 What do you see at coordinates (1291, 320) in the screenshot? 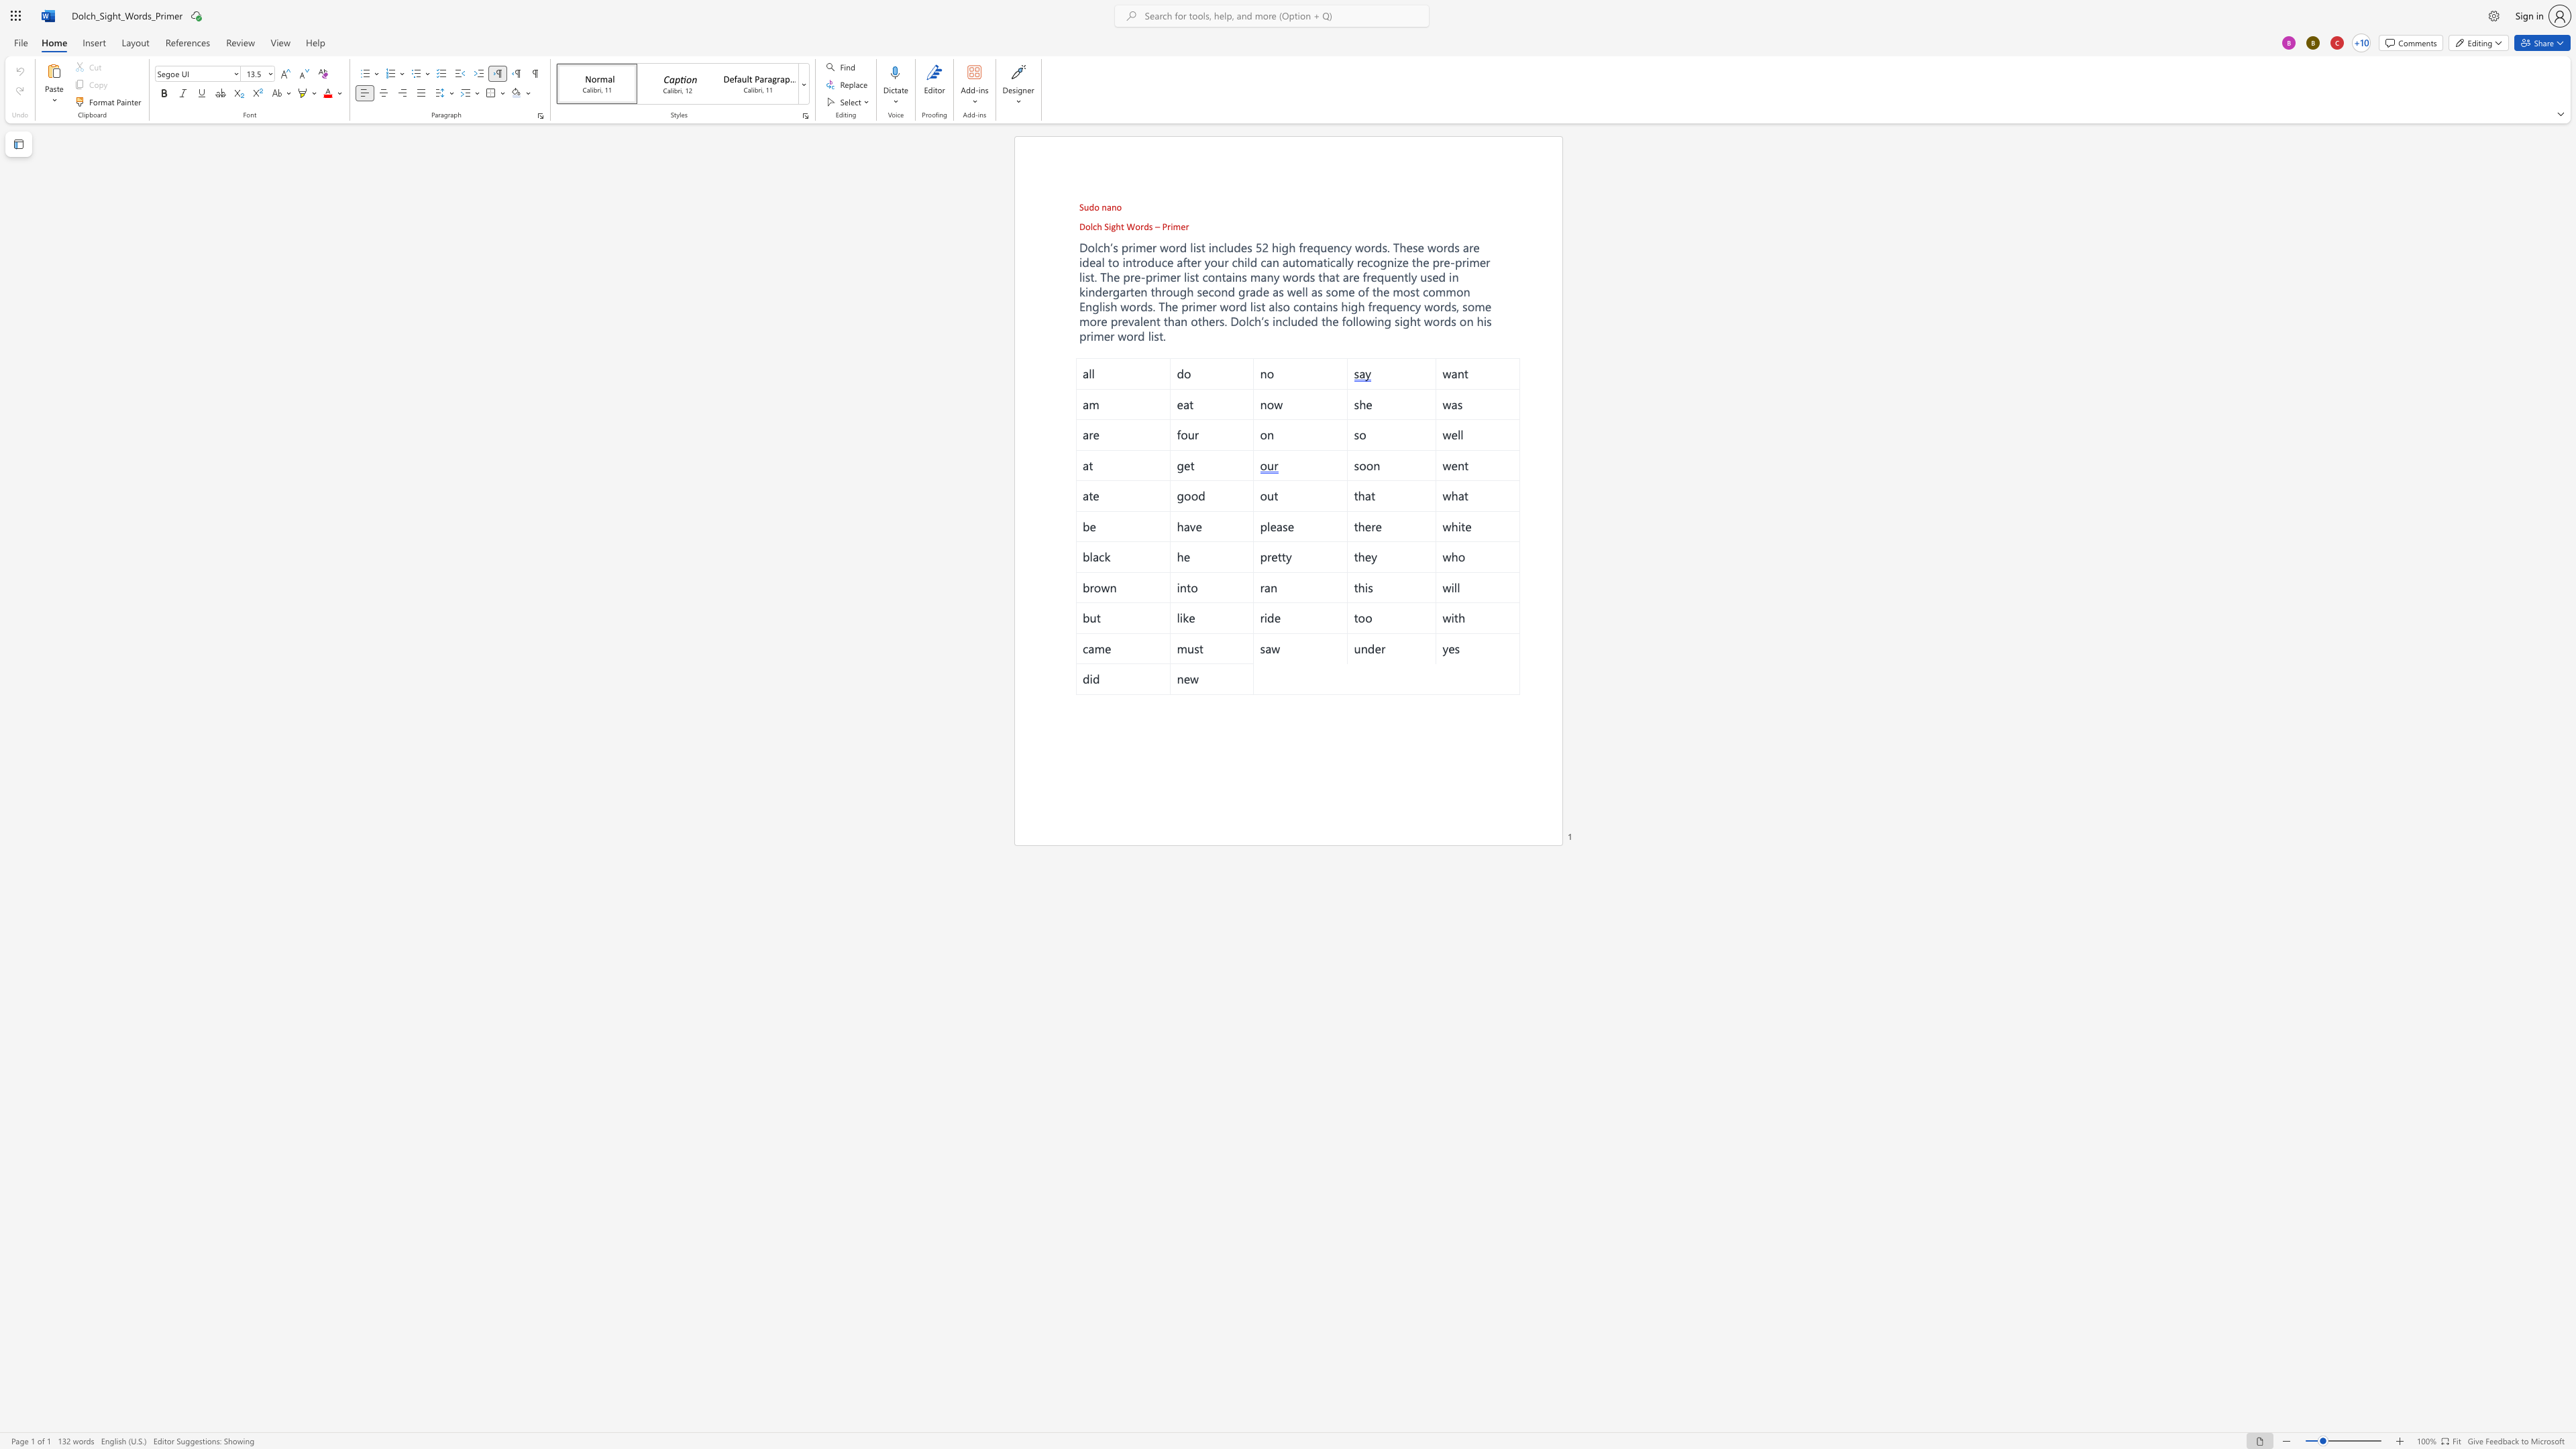
I see `the space between the continuous character "l" and "u" in the text` at bounding box center [1291, 320].